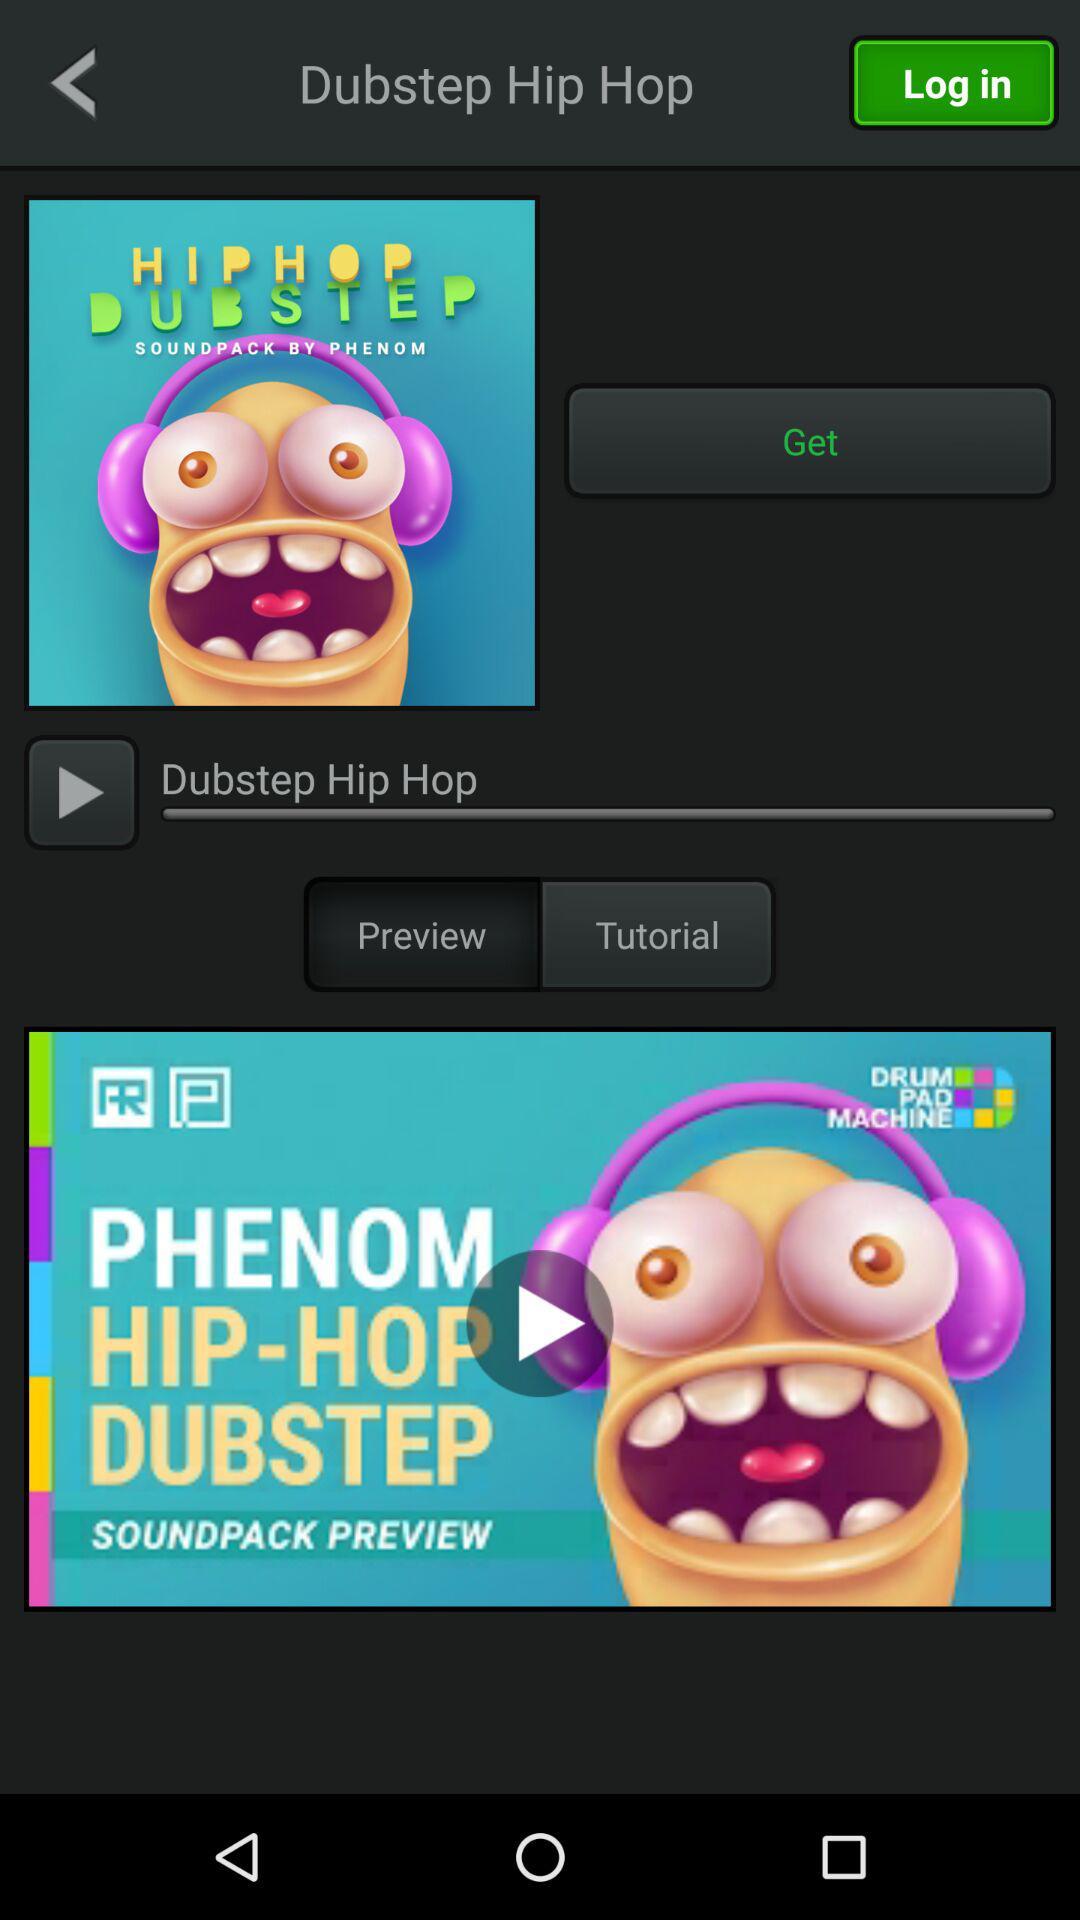 The width and height of the screenshot is (1080, 1920). Describe the element at coordinates (71, 81) in the screenshot. I see `the icon to the left of the dubstep hip hop app` at that location.